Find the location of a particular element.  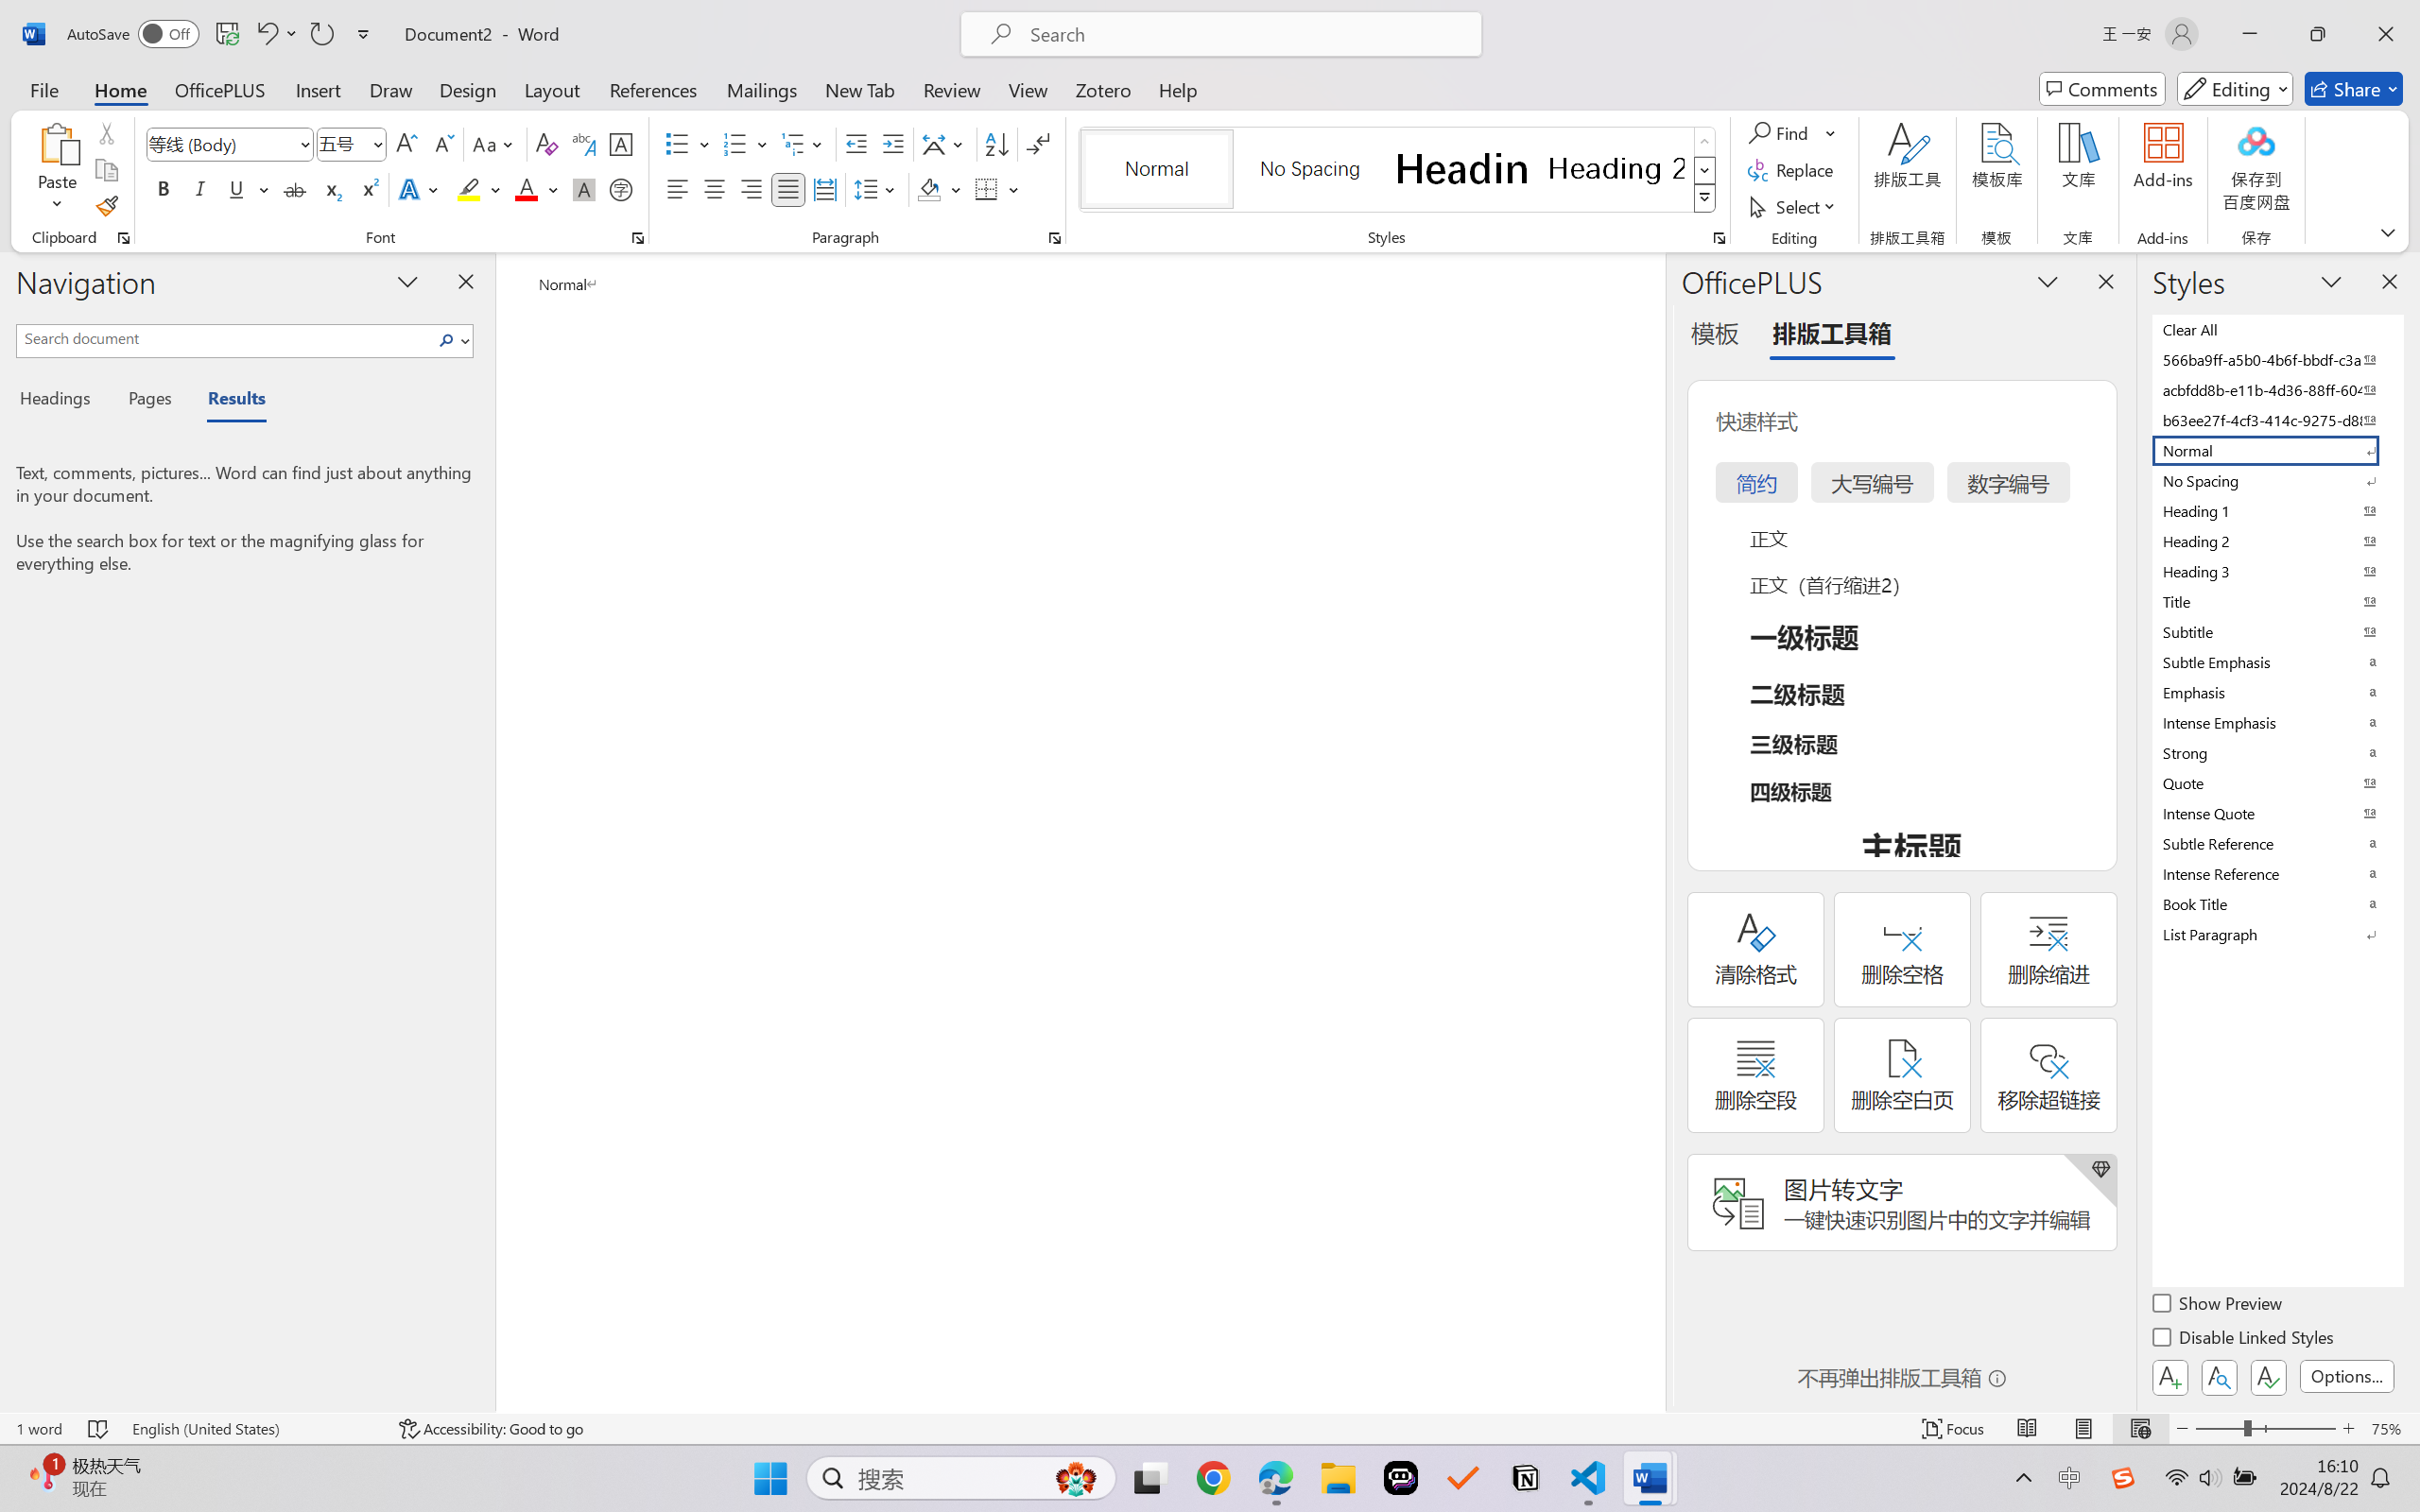

'Heading 1' is located at coordinates (1461, 168).